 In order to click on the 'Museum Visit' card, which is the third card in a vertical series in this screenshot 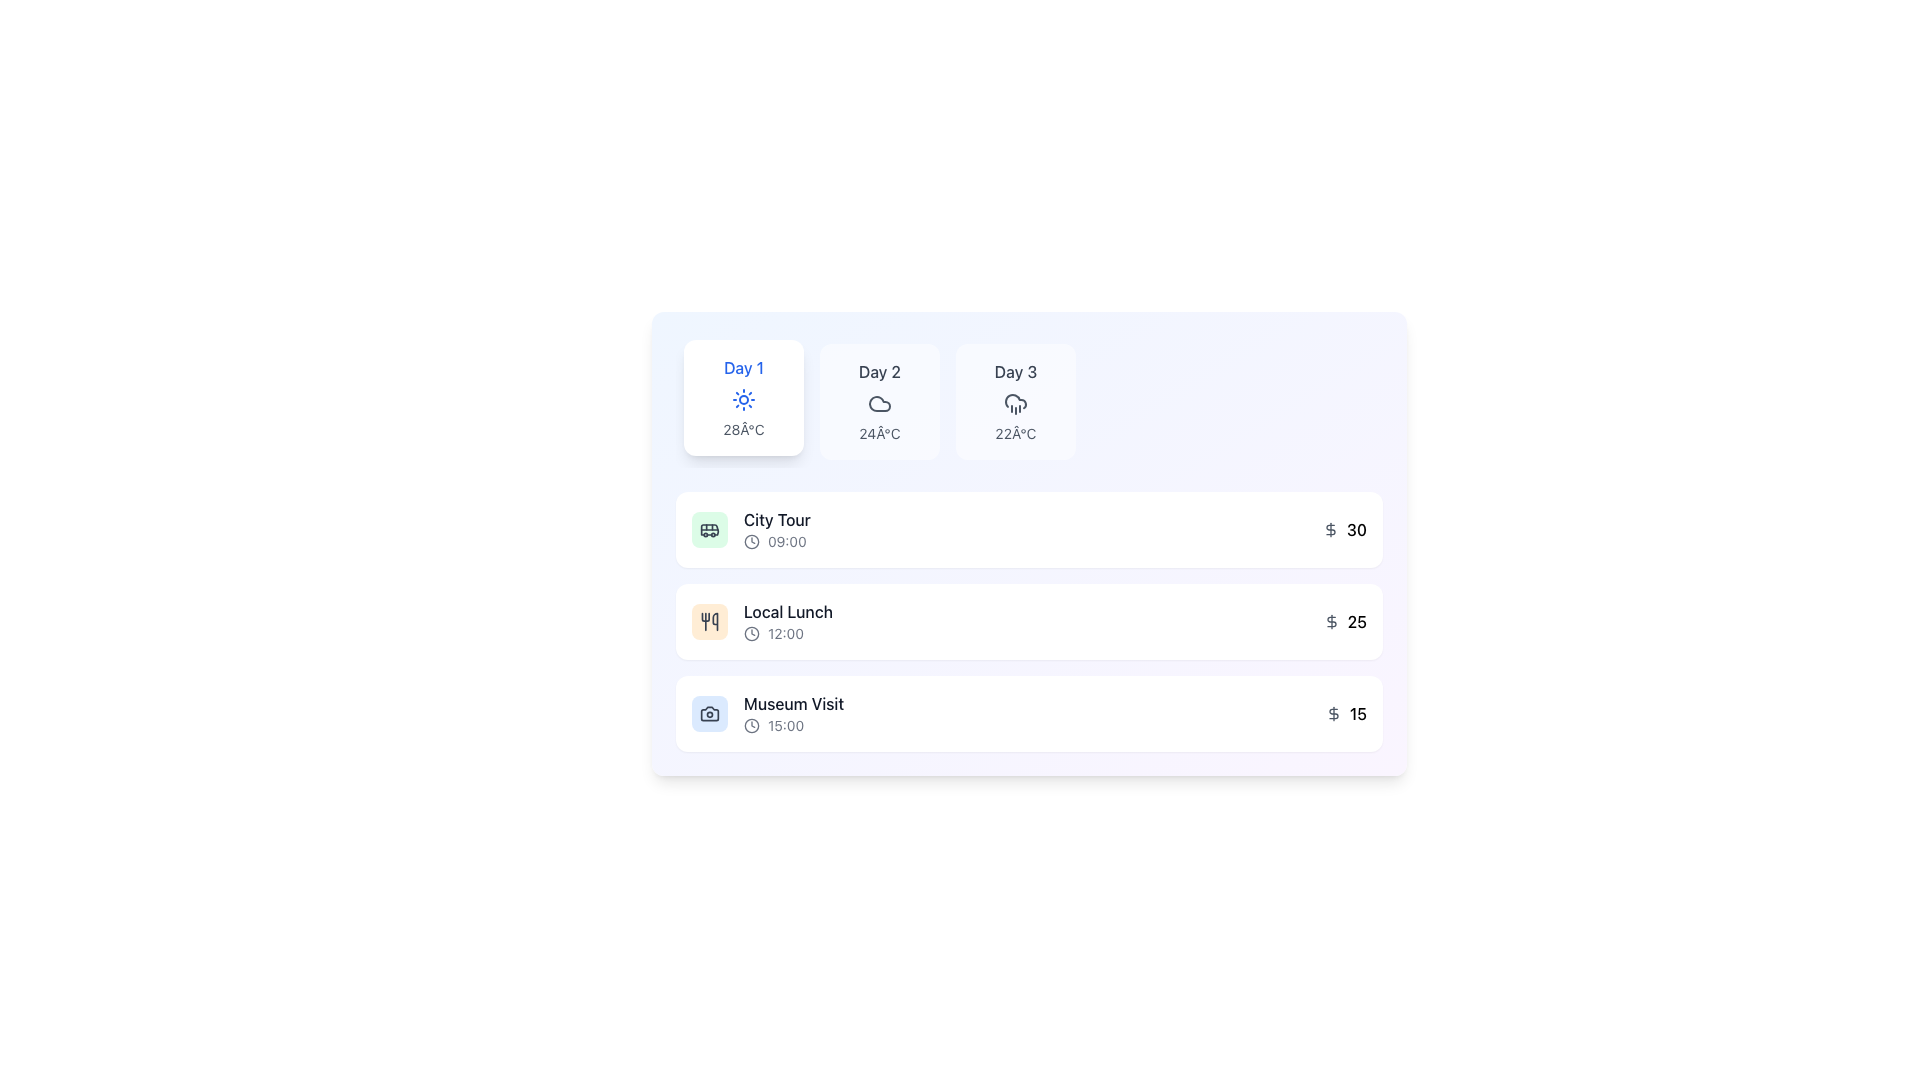, I will do `click(1029, 712)`.